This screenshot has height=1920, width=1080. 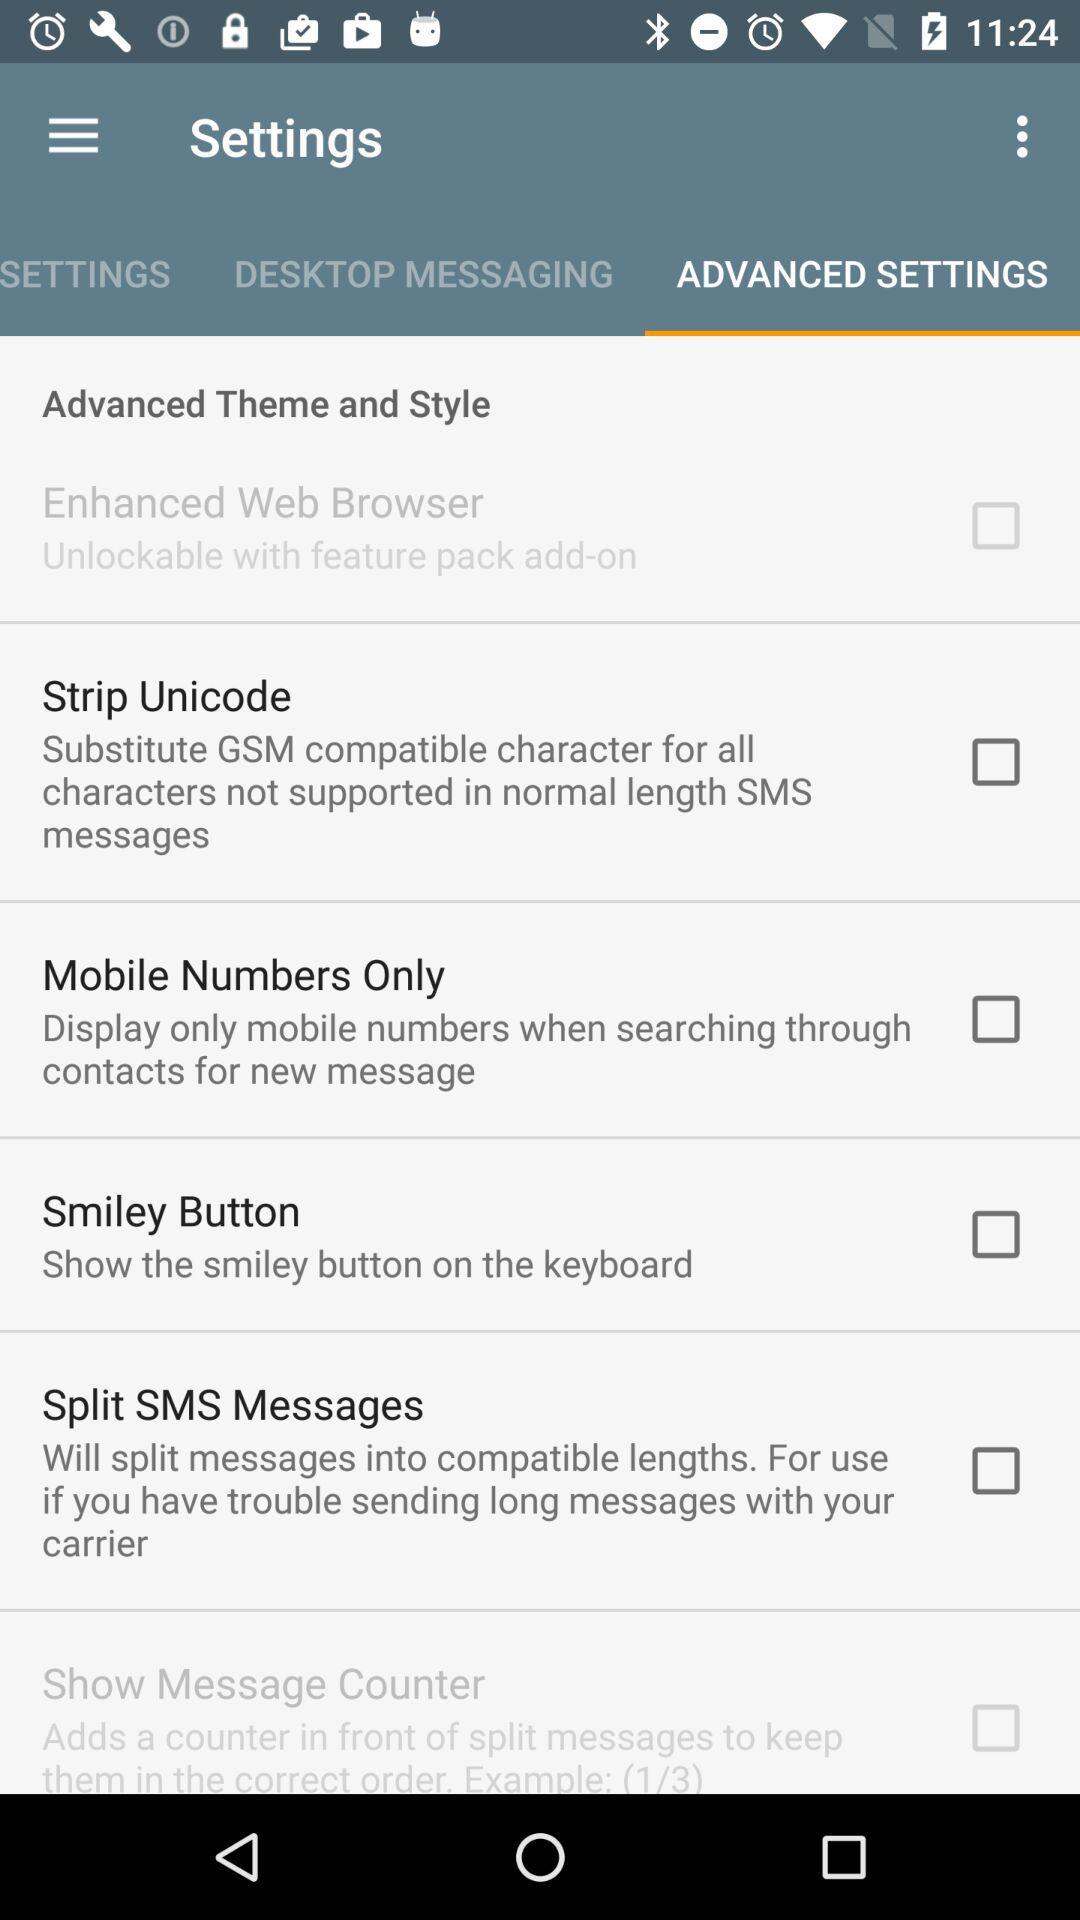 I want to click on the item below the advanced theme and icon, so click(x=261, y=500).